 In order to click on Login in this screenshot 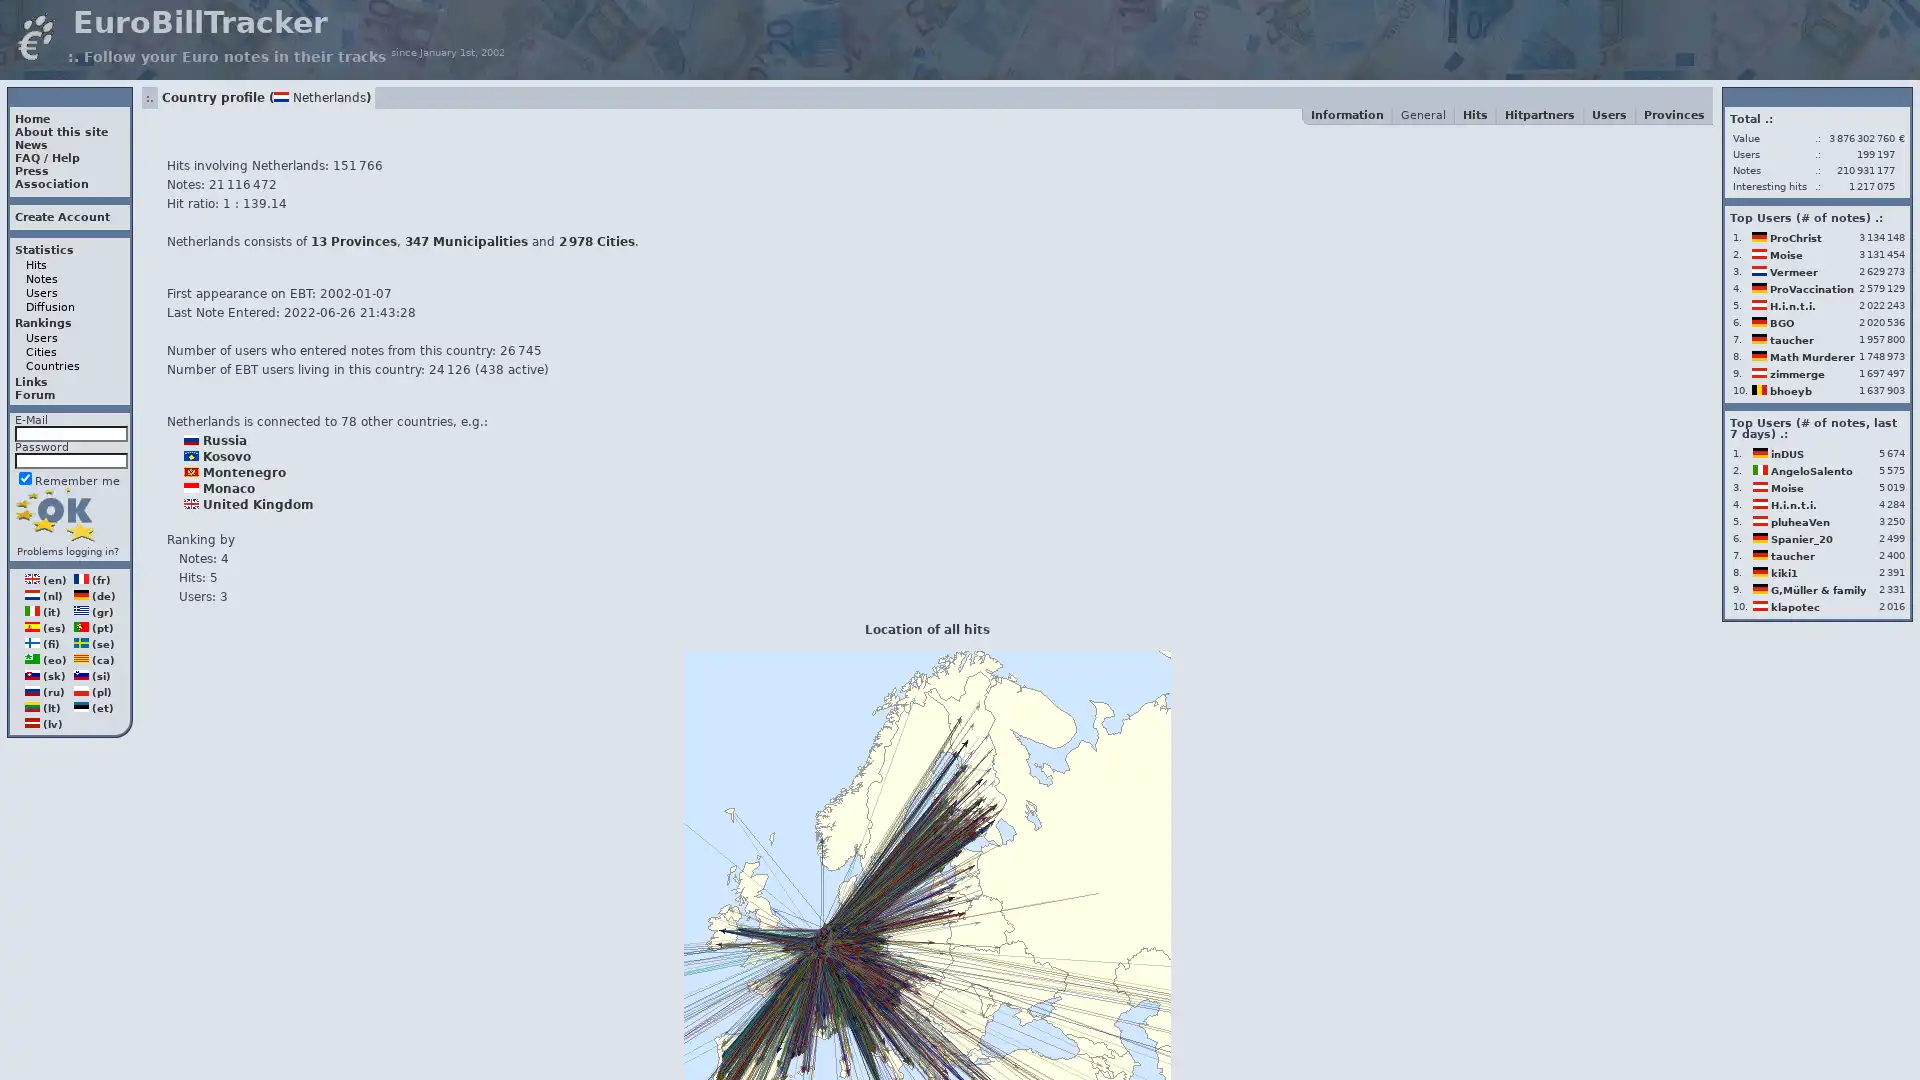, I will do `click(54, 514)`.